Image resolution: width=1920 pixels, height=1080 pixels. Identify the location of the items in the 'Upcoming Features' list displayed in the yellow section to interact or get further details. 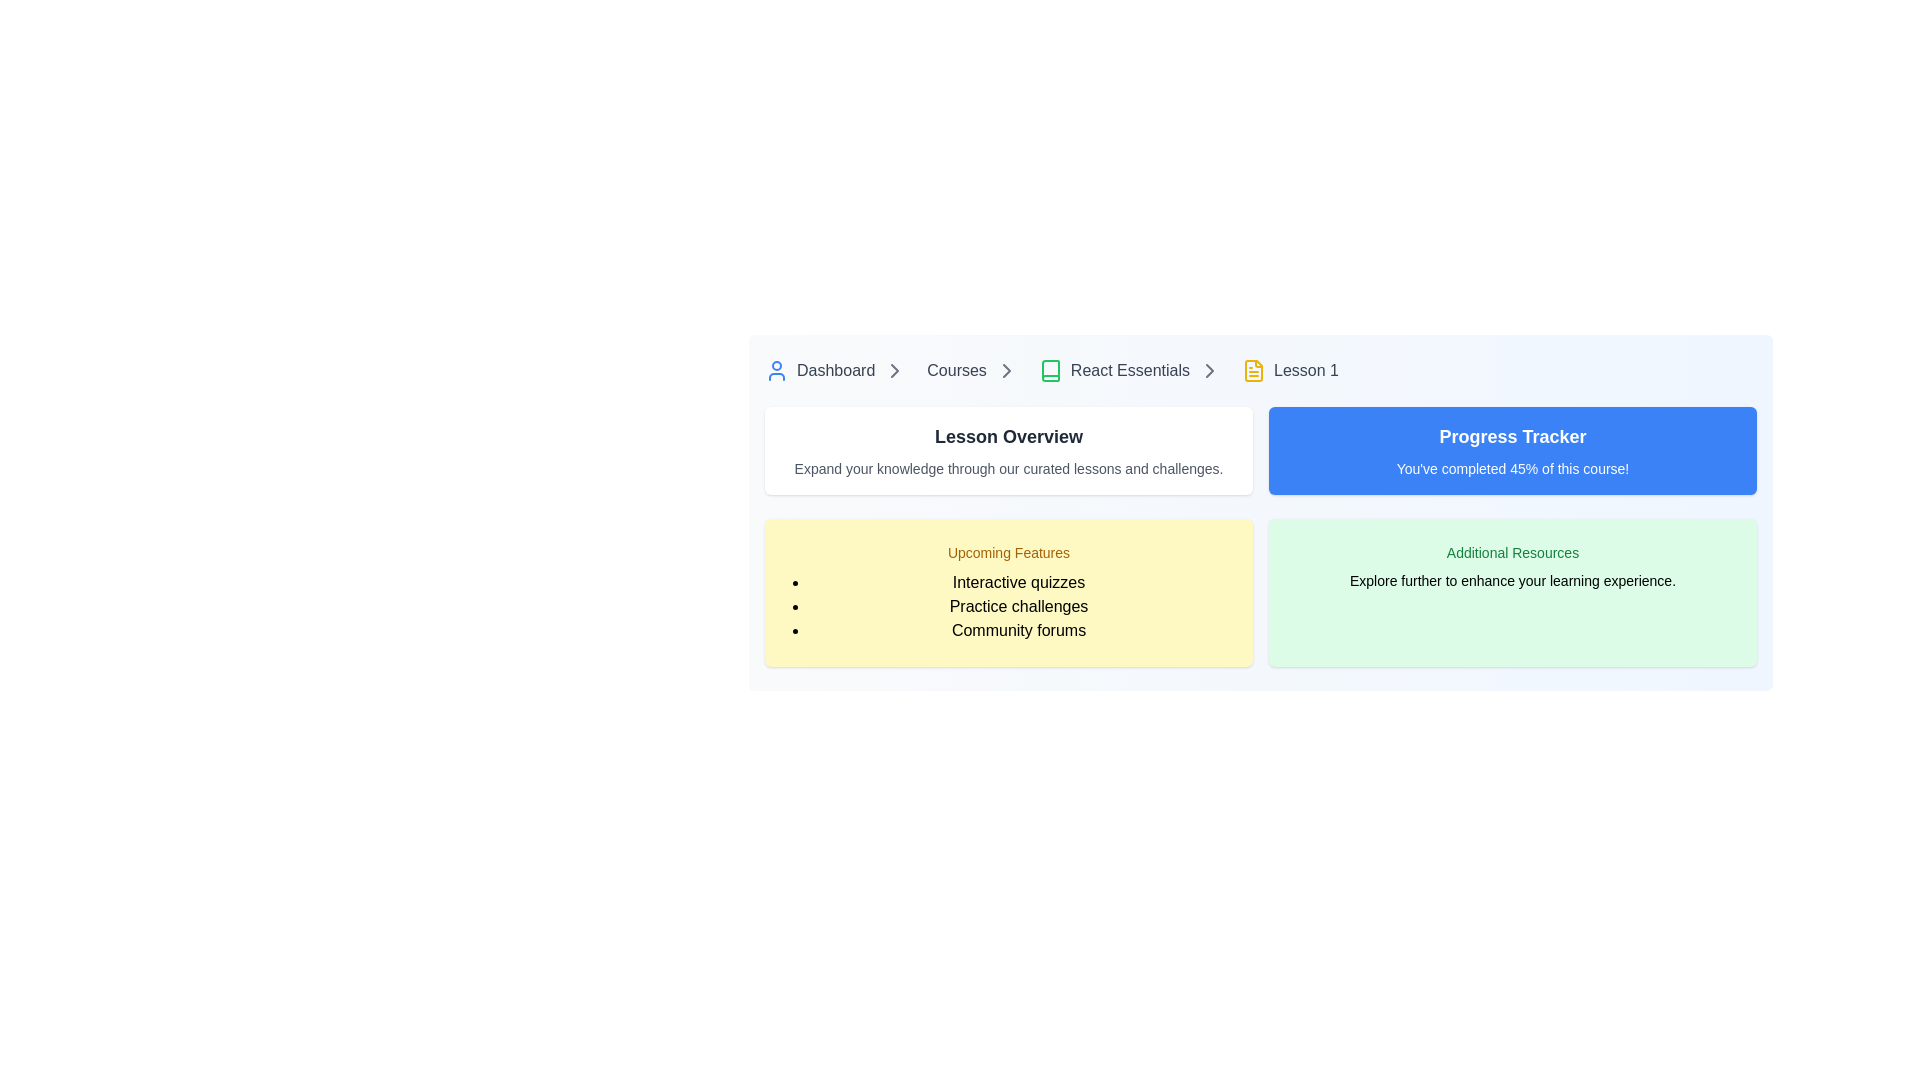
(1008, 605).